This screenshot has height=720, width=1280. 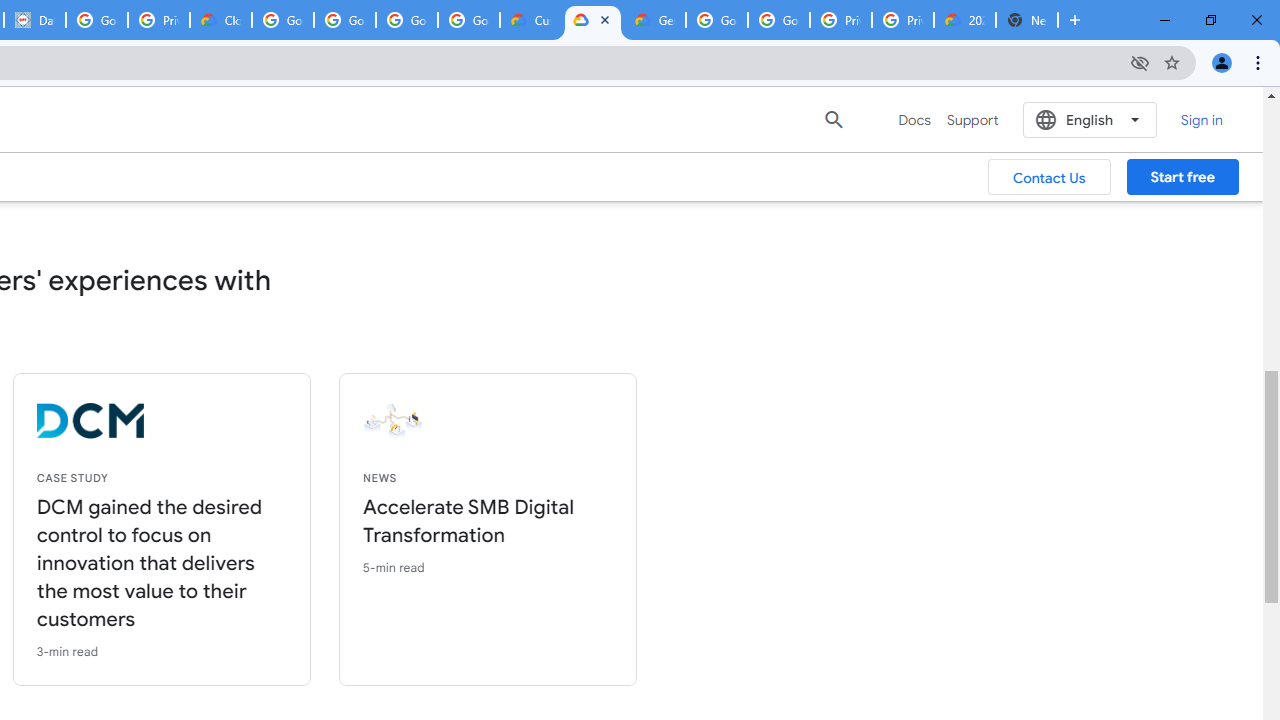 I want to click on 'Start free', so click(x=1182, y=176).